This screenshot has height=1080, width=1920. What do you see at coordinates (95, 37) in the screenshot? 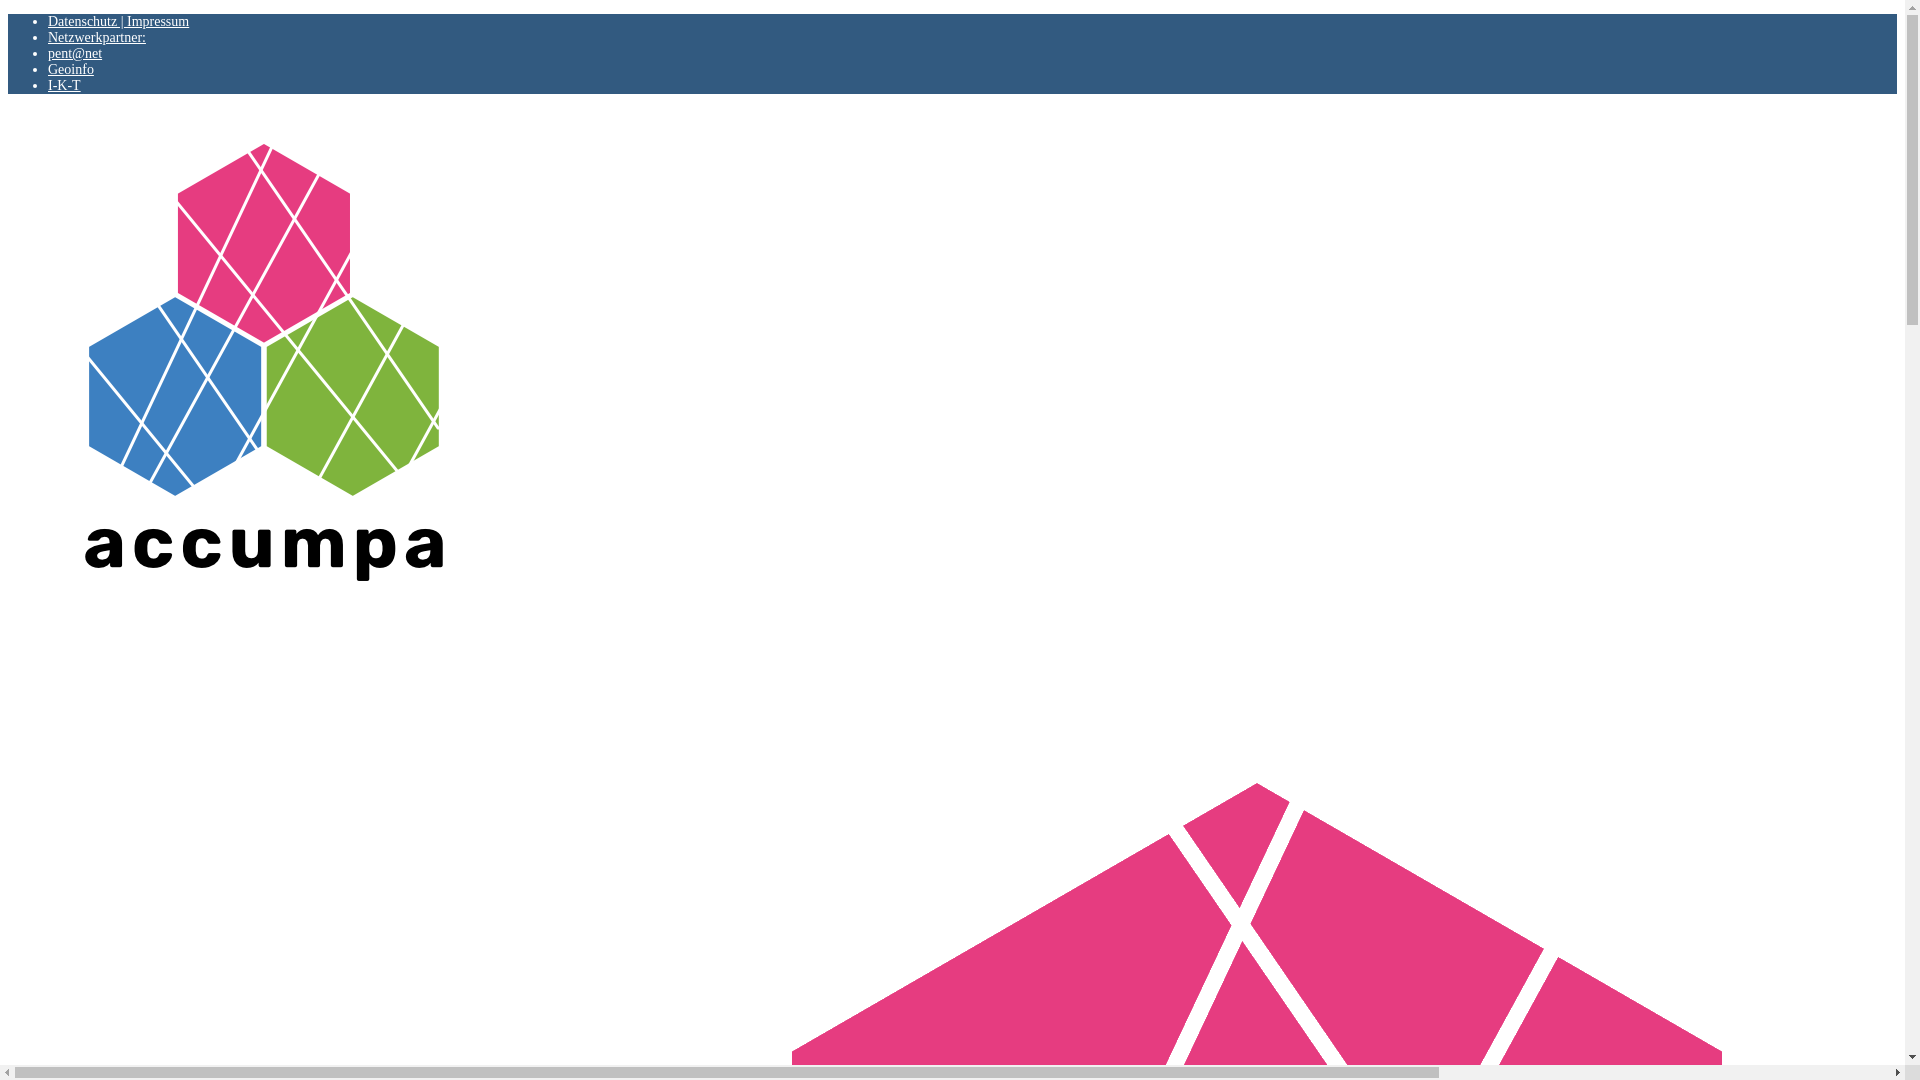
I see `'Netzwerkpartner:'` at bounding box center [95, 37].